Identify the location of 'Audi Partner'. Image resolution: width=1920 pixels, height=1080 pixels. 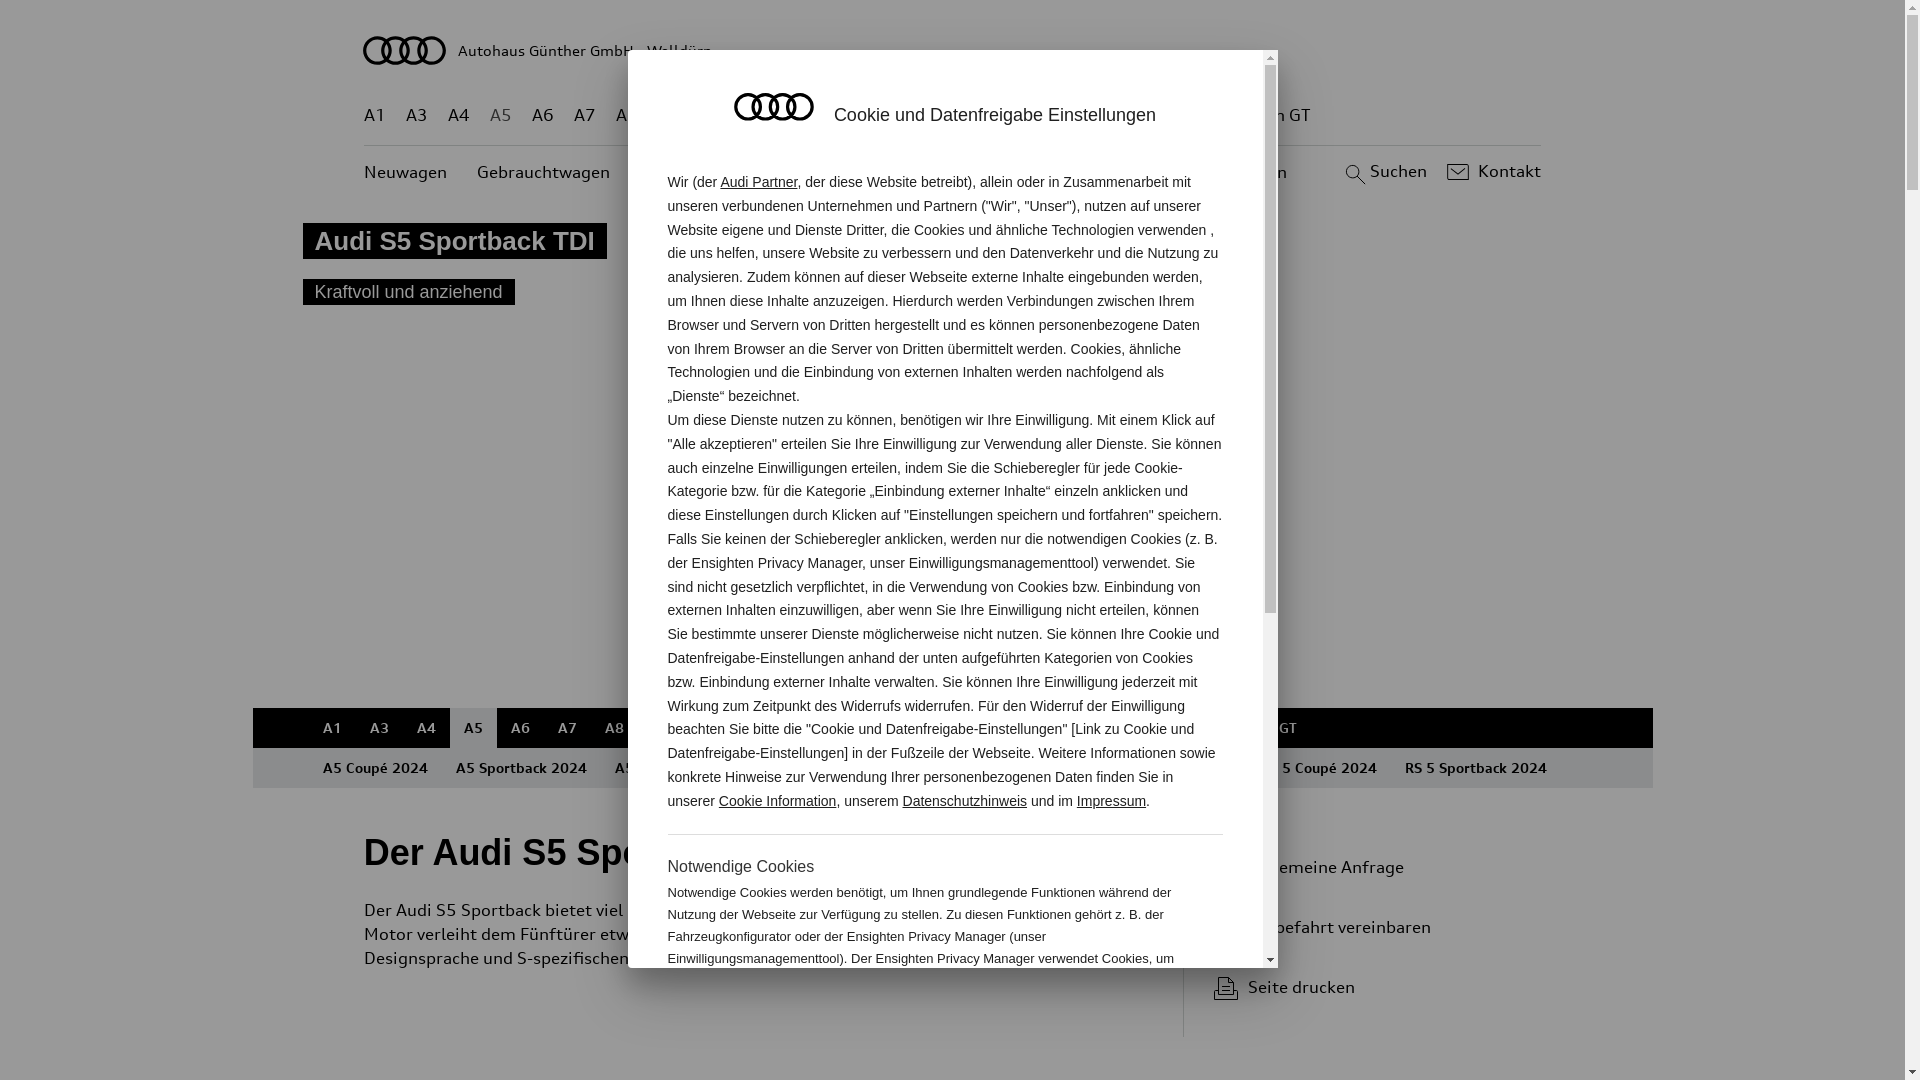
(757, 181).